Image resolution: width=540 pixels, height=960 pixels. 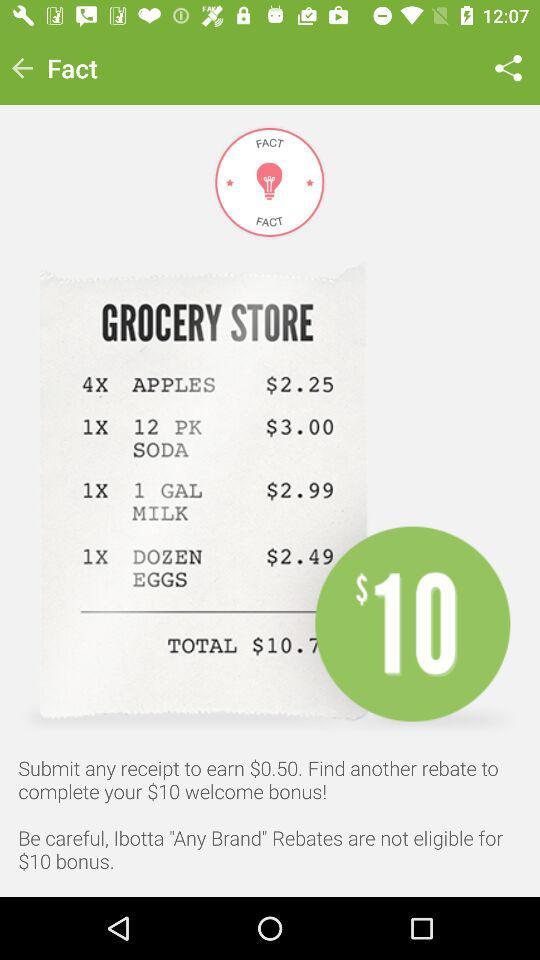 What do you see at coordinates (21, 68) in the screenshot?
I see `the icon to the left of fact icon` at bounding box center [21, 68].